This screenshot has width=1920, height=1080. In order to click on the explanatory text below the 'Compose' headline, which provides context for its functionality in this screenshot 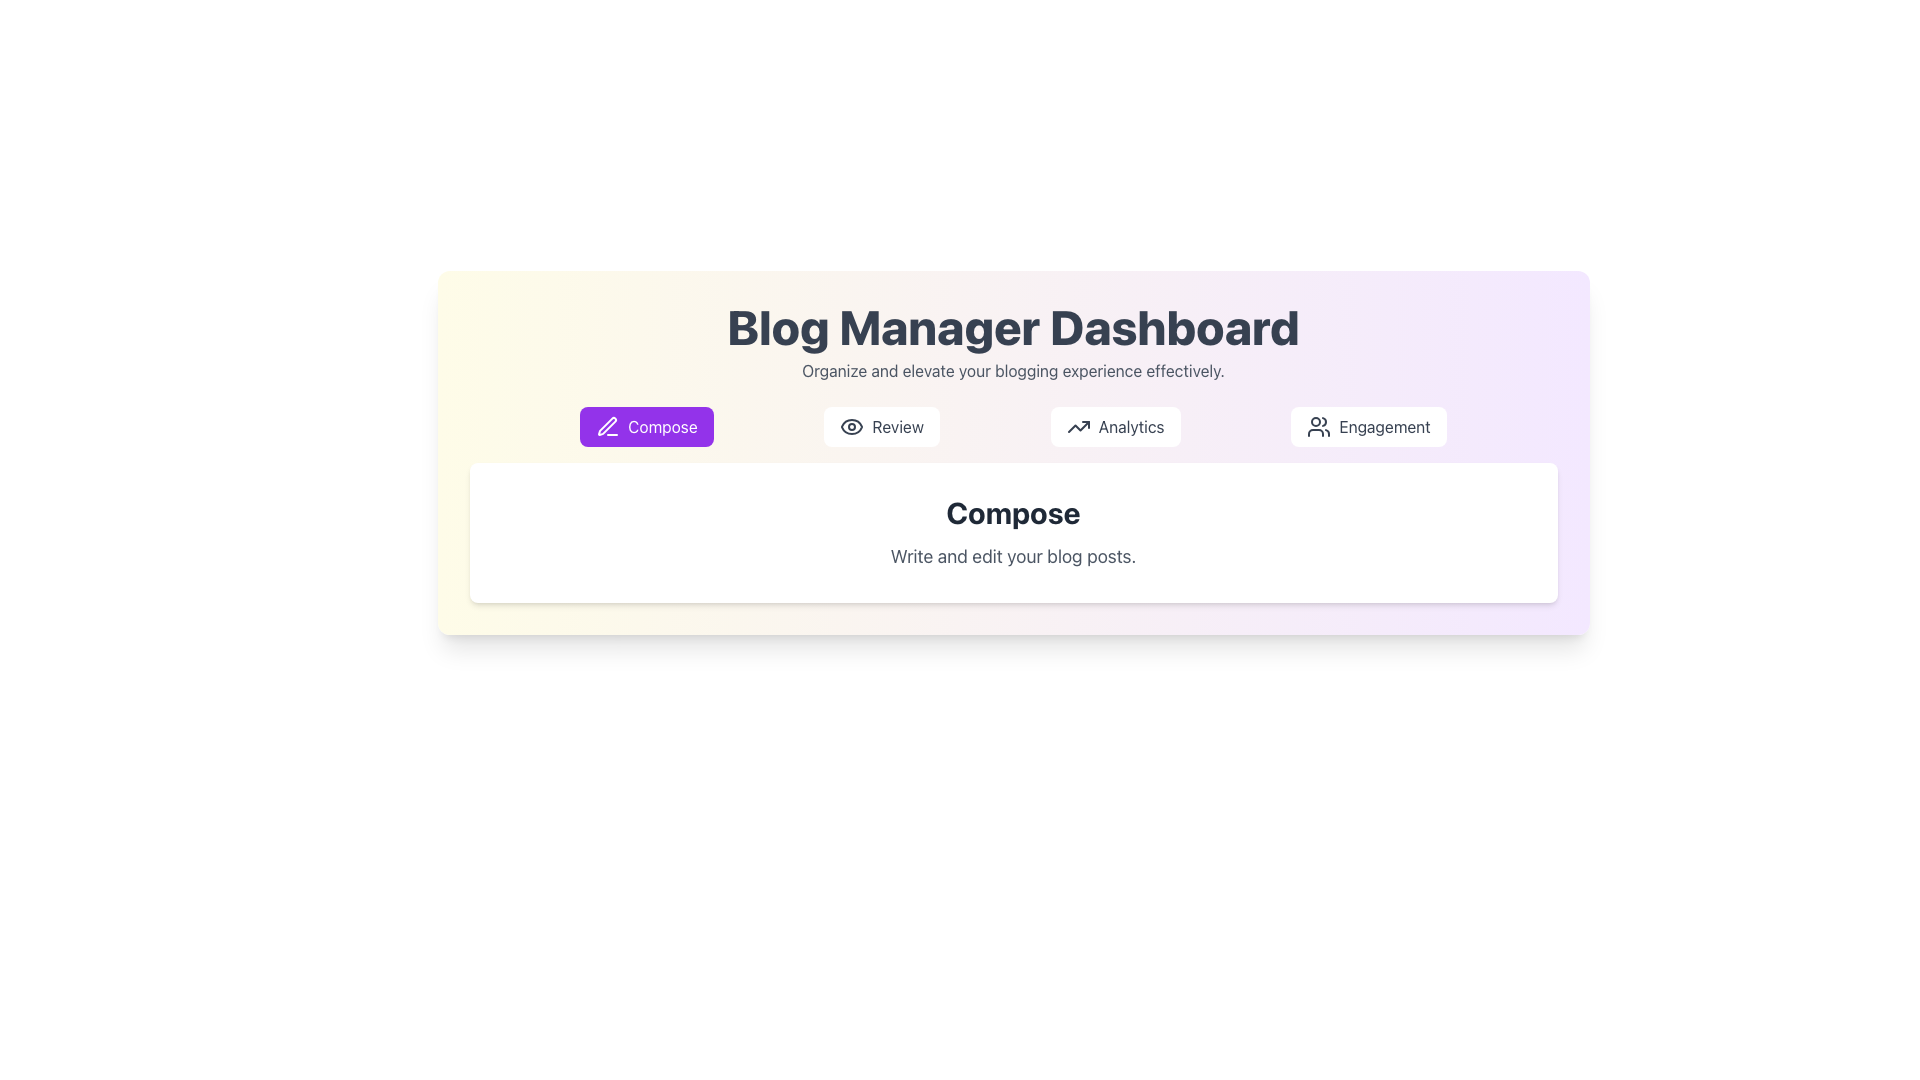, I will do `click(1013, 556)`.